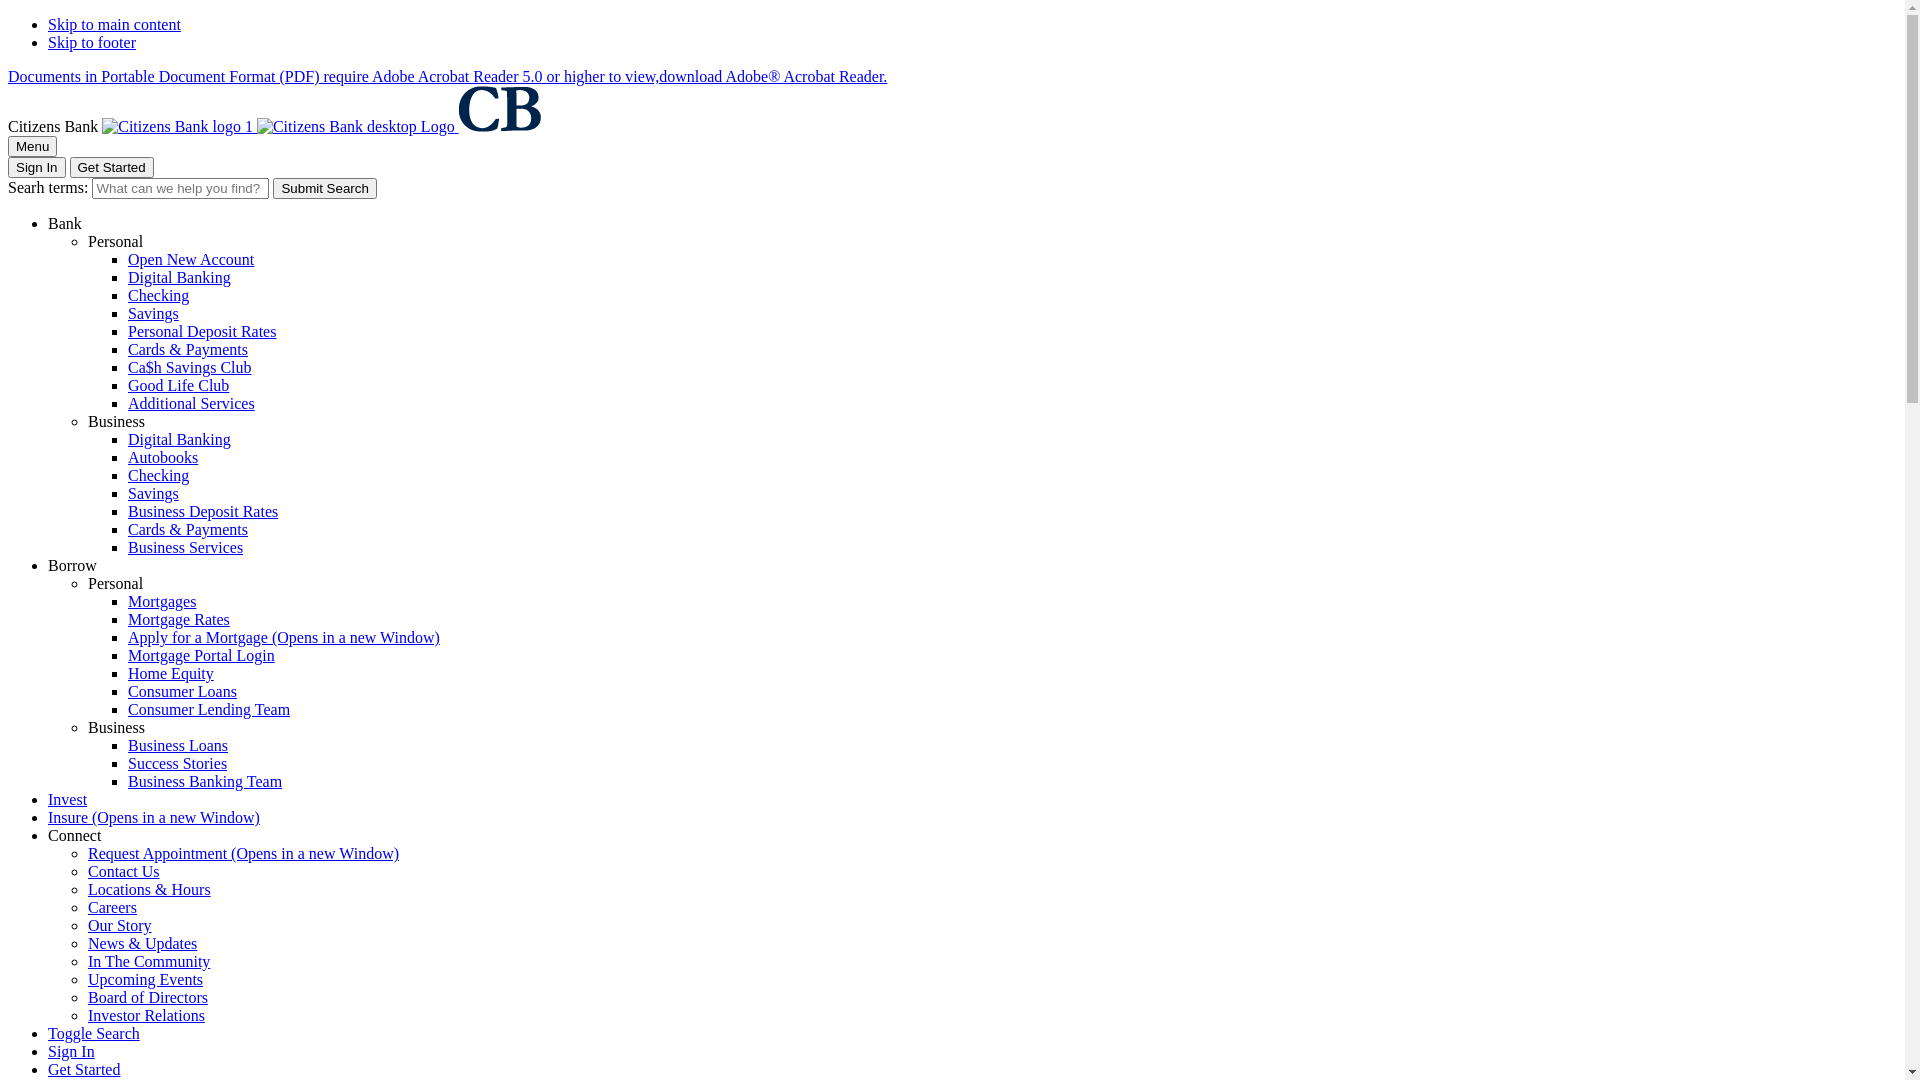  What do you see at coordinates (48, 24) in the screenshot?
I see `'Skip to main content'` at bounding box center [48, 24].